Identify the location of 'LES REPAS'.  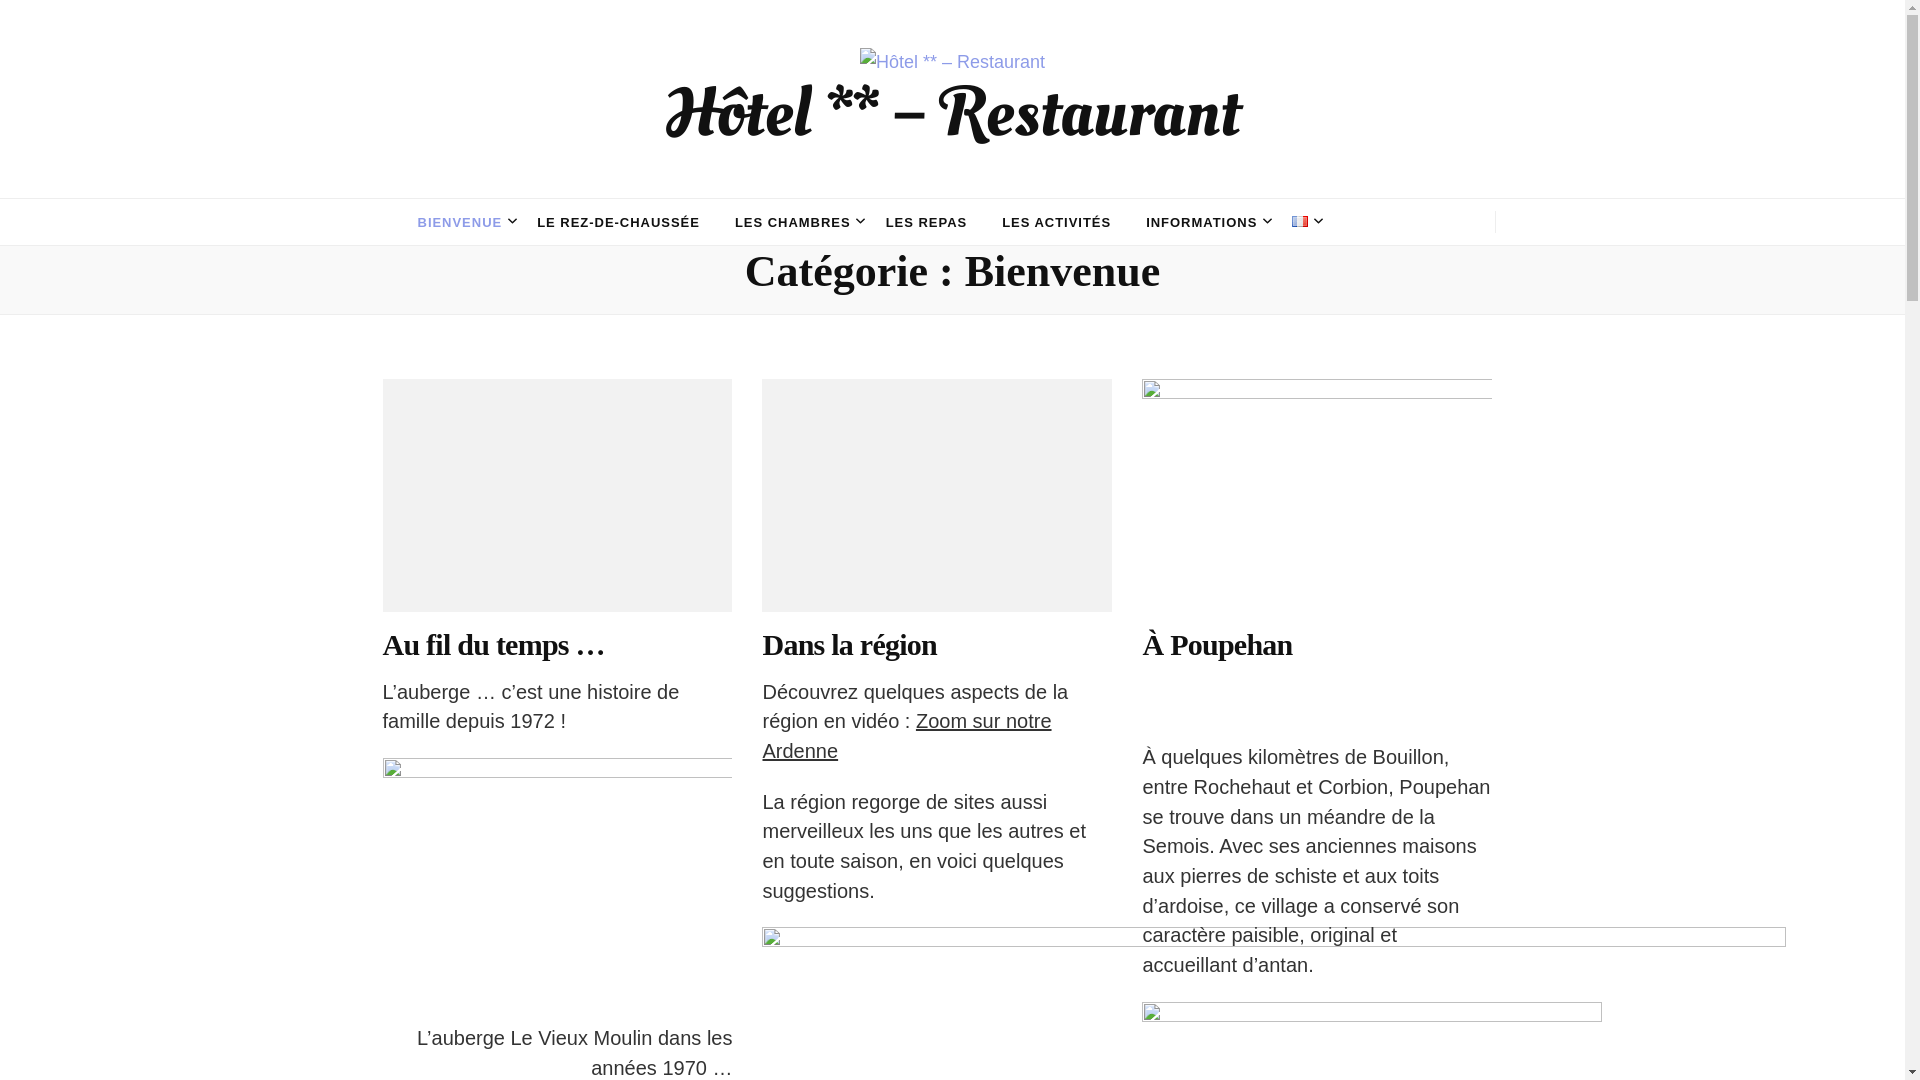
(885, 223).